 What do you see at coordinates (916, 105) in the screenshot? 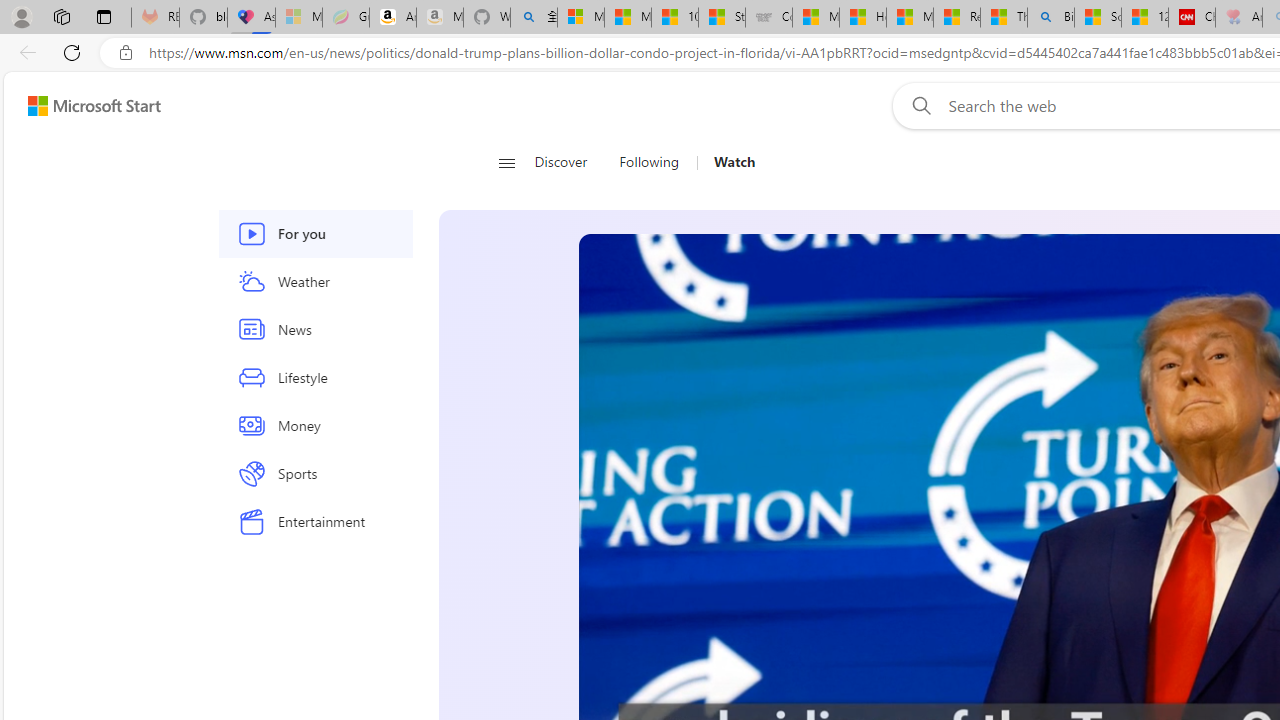
I see `'Web search'` at bounding box center [916, 105].